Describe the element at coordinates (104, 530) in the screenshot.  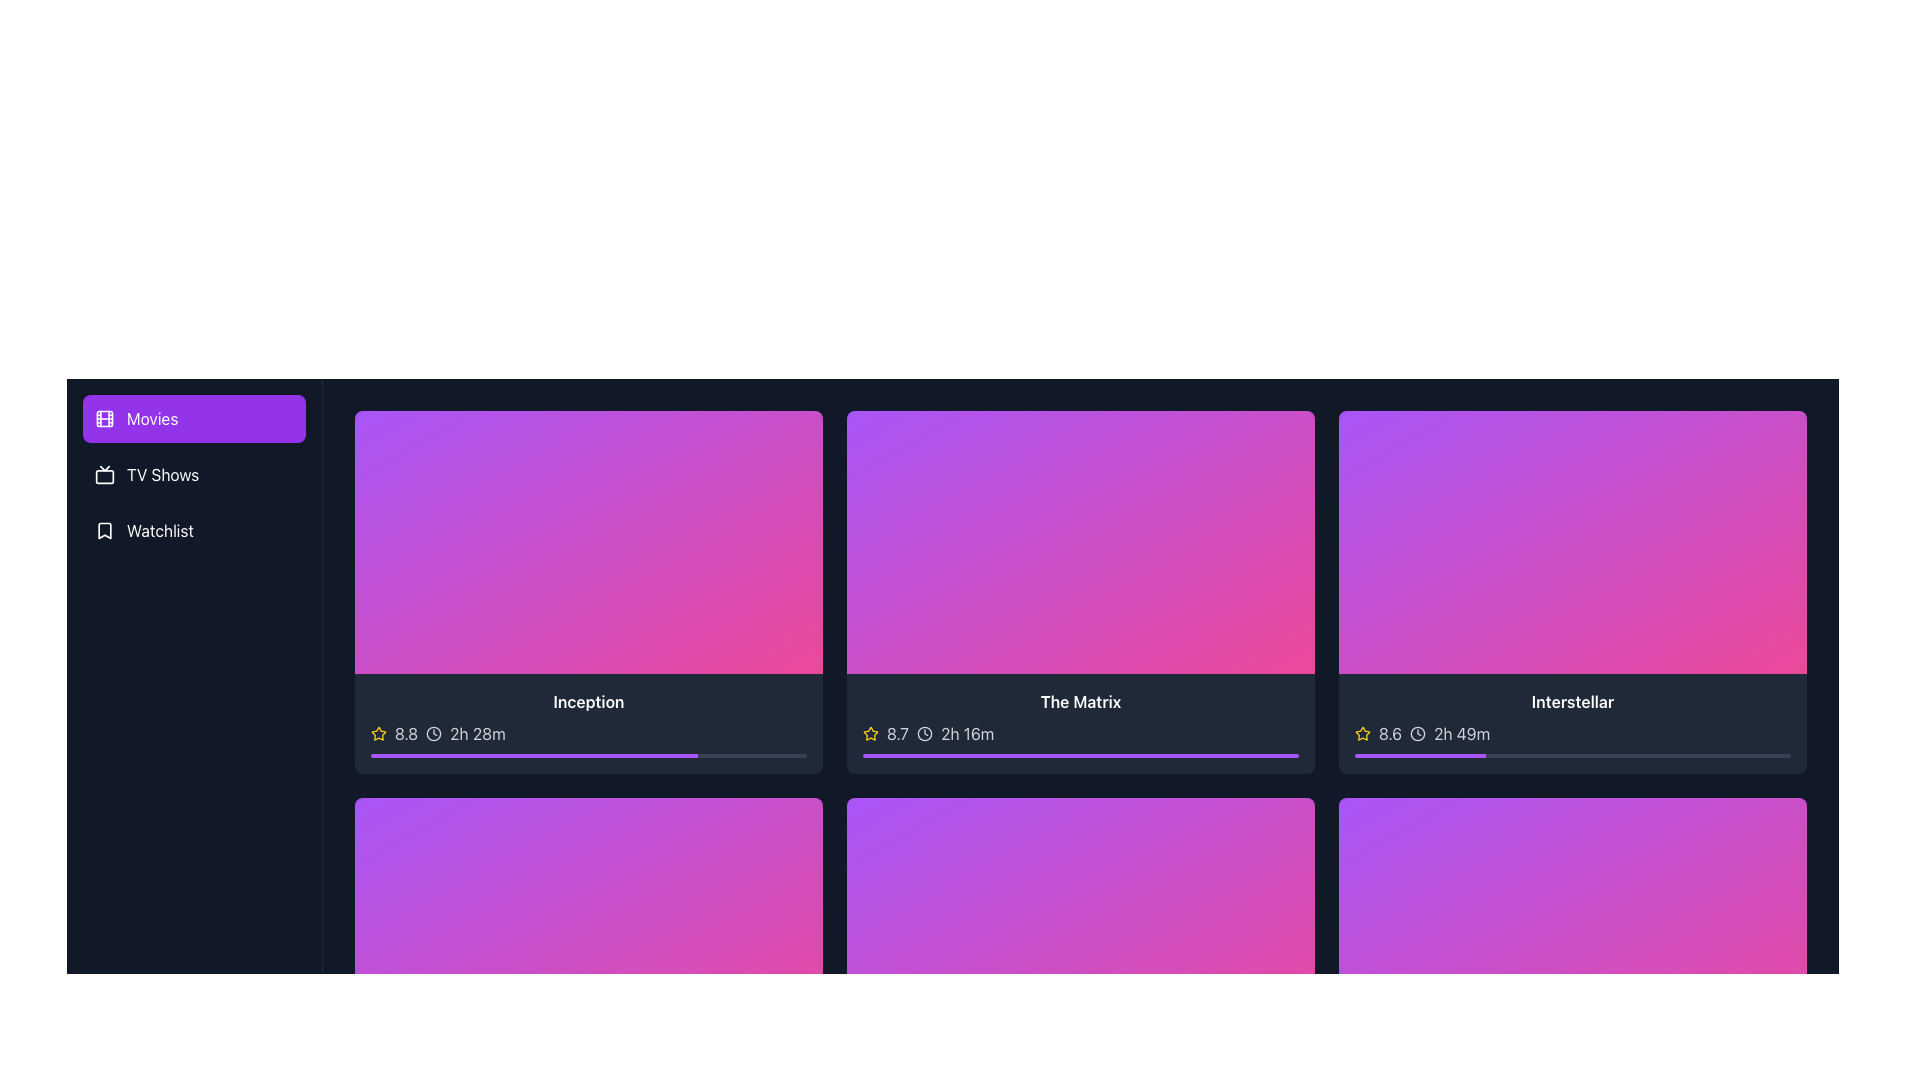
I see `the bookmark icon located to the left of the 'Watchlist' text` at that location.